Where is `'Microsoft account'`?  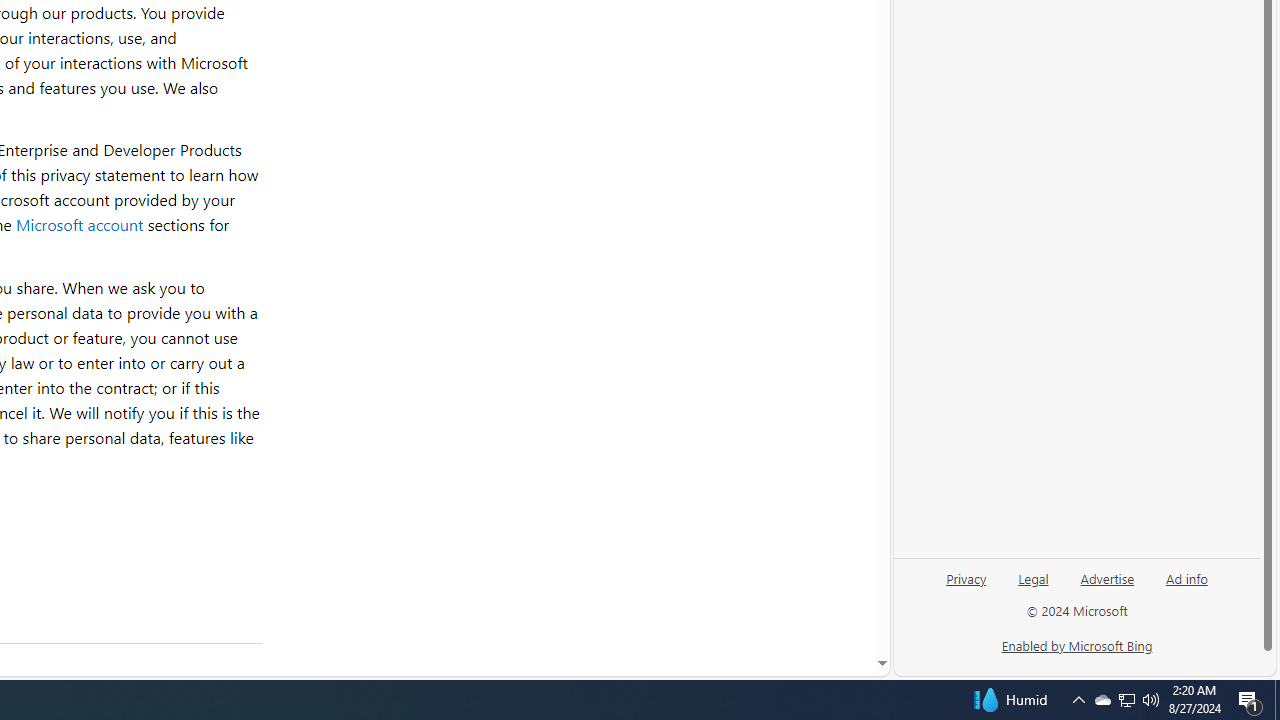 'Microsoft account' is located at coordinates (79, 225).